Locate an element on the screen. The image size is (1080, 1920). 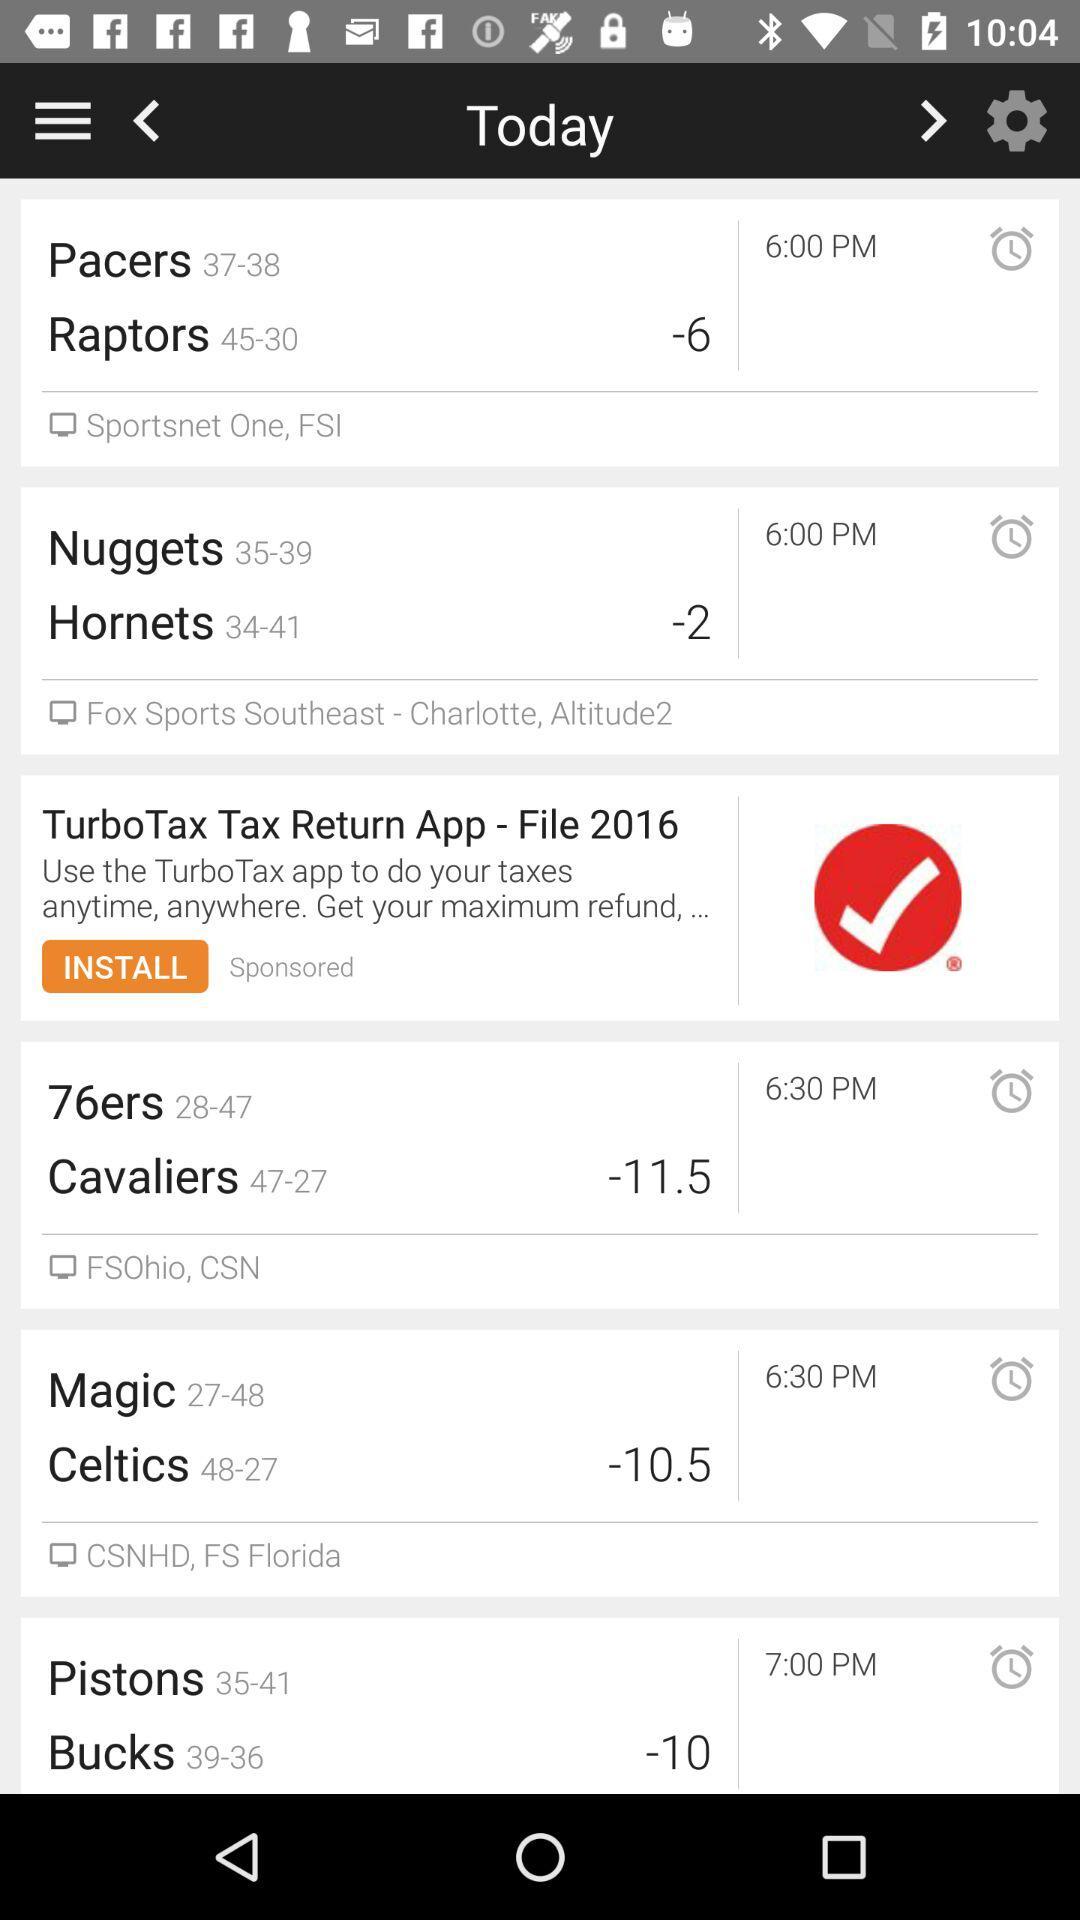
item below the use the turbotax item is located at coordinates (291, 966).